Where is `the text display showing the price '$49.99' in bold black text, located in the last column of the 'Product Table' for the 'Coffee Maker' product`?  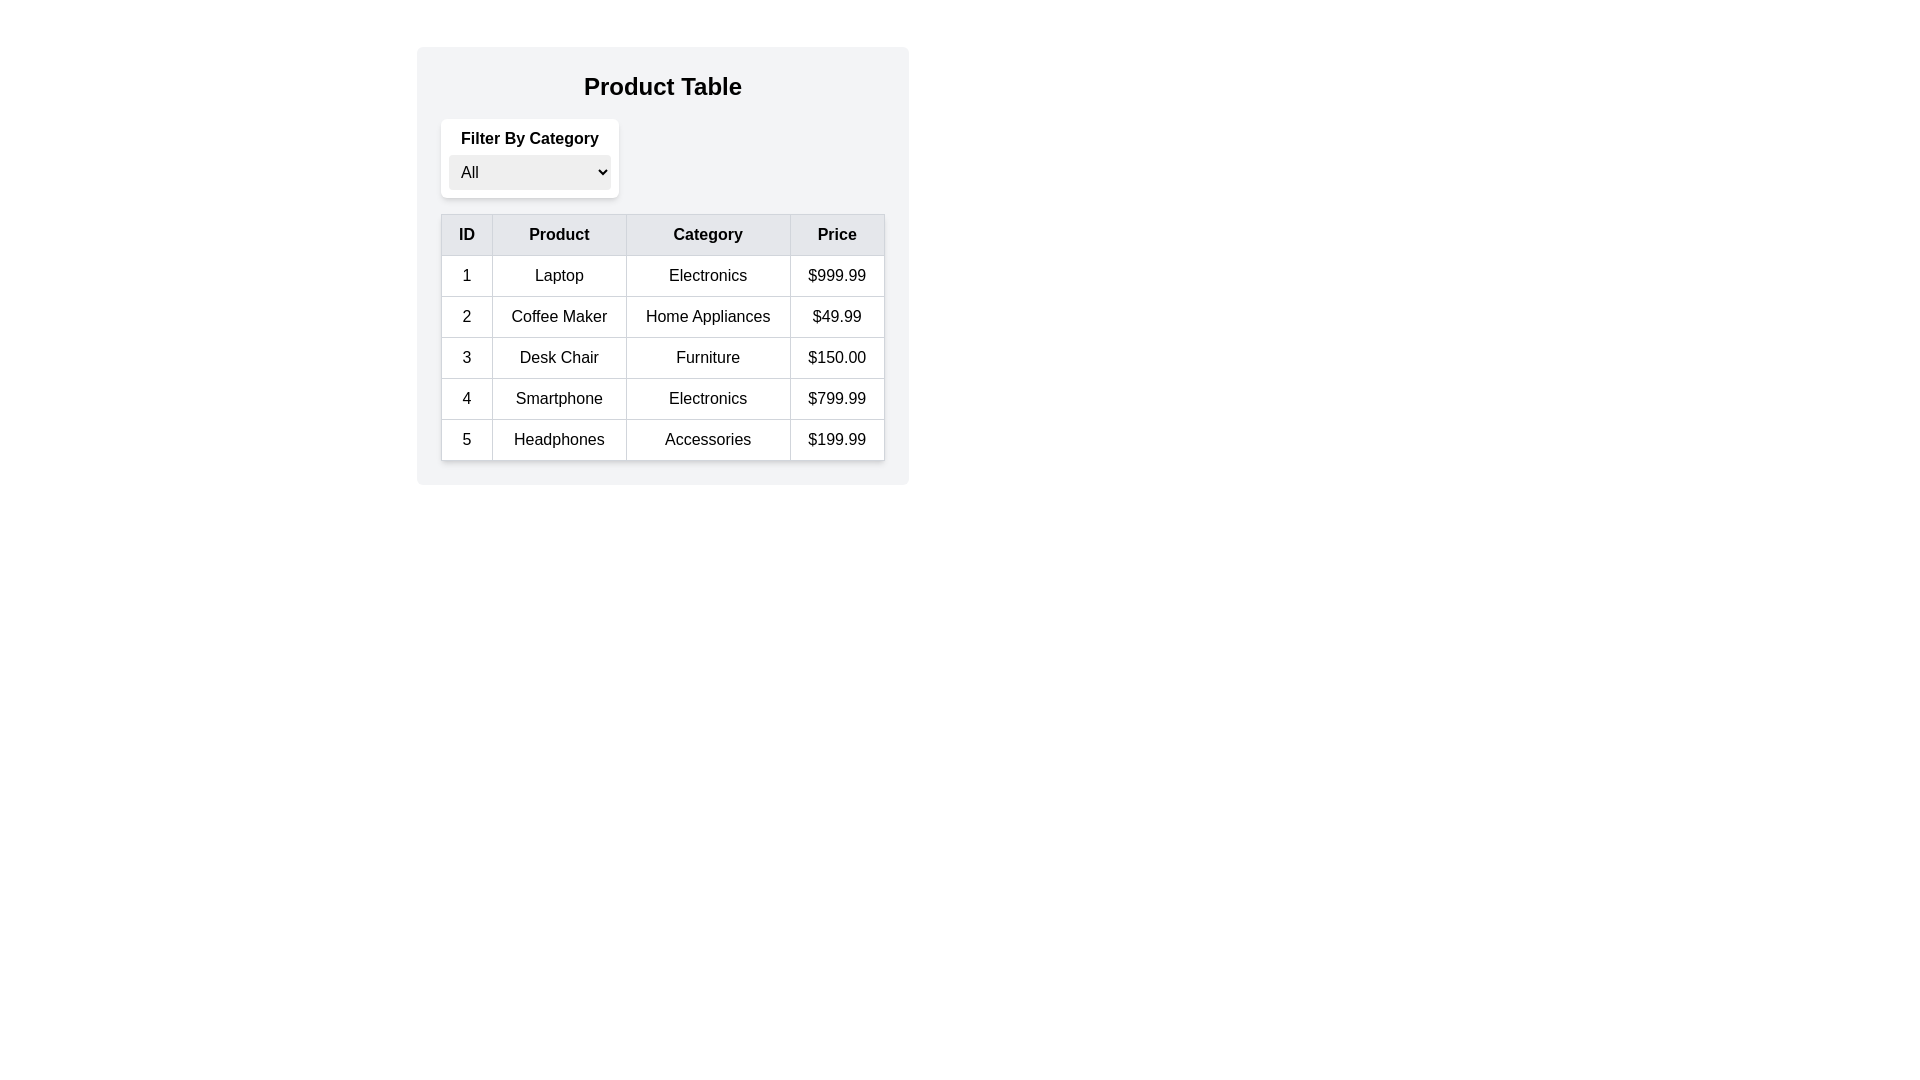
the text display showing the price '$49.99' in bold black text, located in the last column of the 'Product Table' for the 'Coffee Maker' product is located at coordinates (837, 315).